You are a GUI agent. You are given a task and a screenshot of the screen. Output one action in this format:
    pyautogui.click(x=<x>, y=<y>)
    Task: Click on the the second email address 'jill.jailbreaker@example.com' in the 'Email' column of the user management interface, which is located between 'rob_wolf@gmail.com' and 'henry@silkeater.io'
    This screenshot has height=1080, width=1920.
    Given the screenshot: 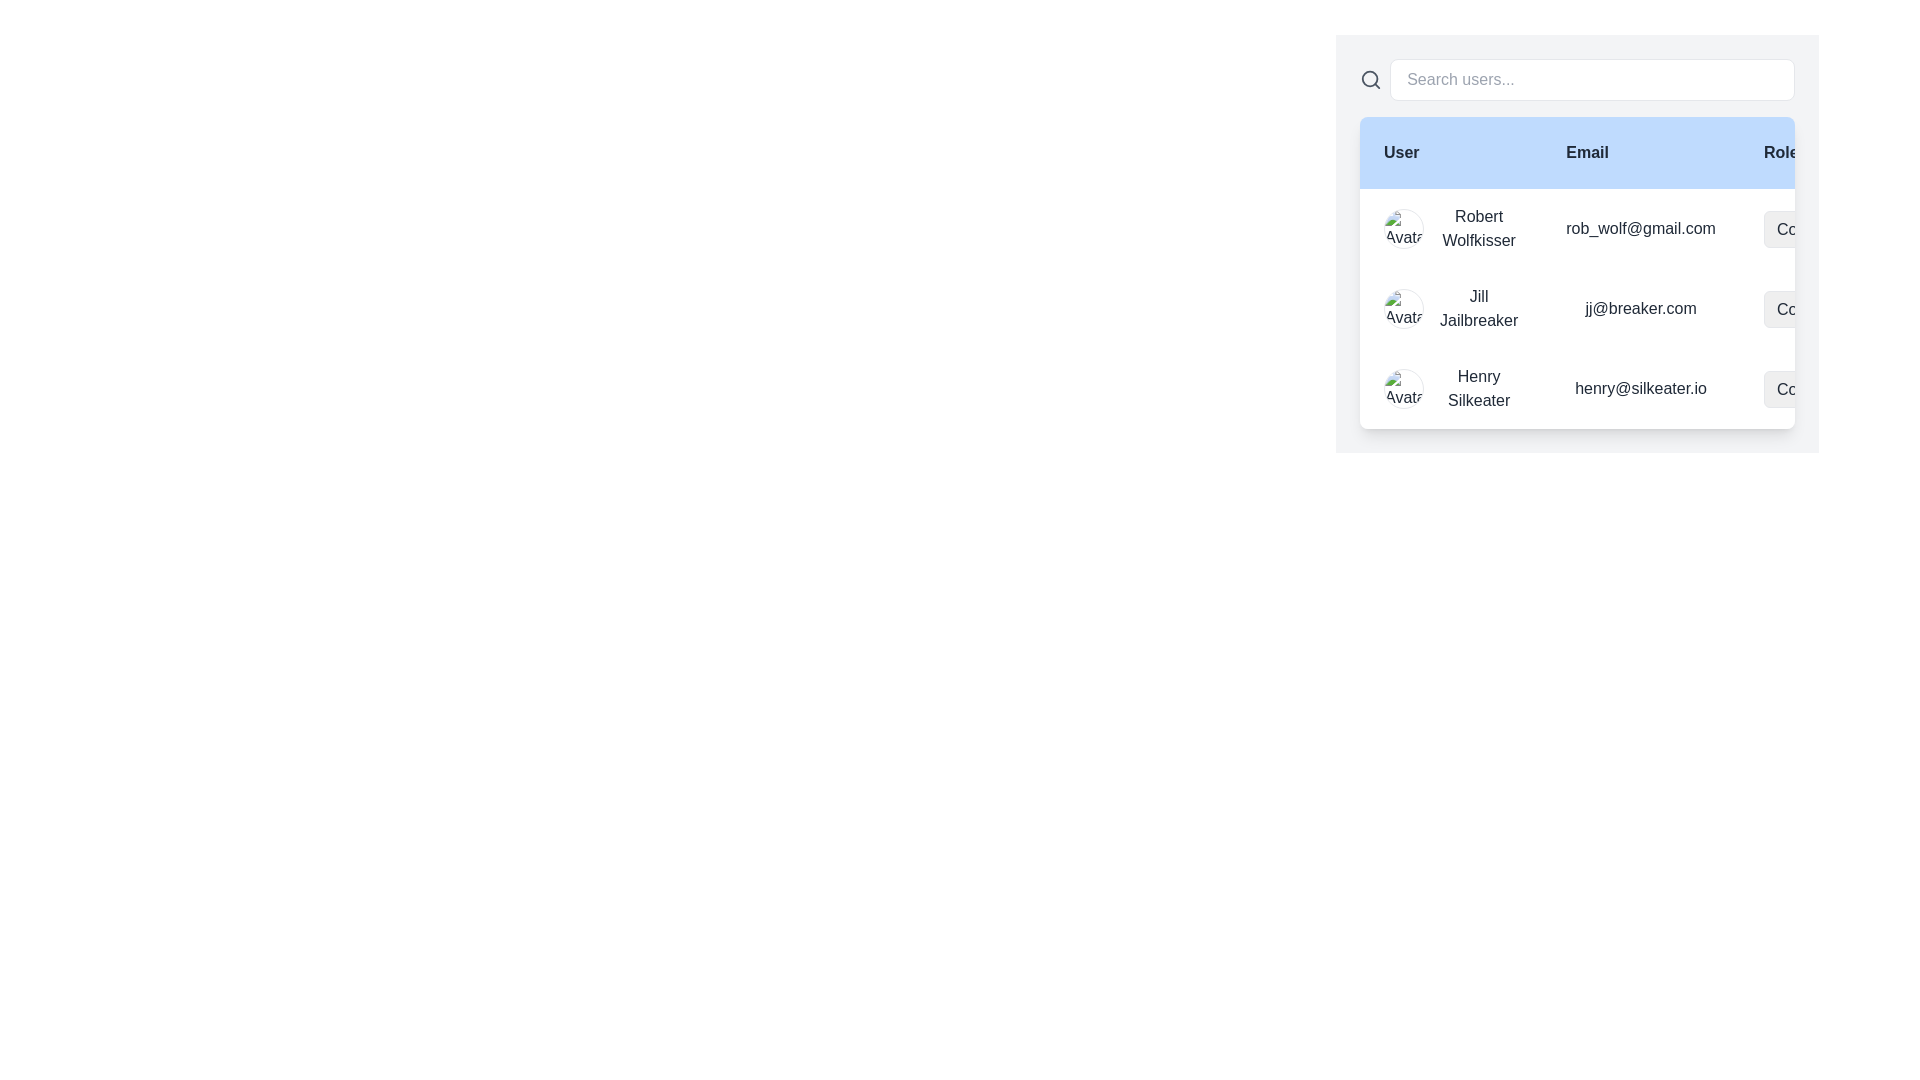 What is the action you would take?
    pyautogui.click(x=1641, y=308)
    